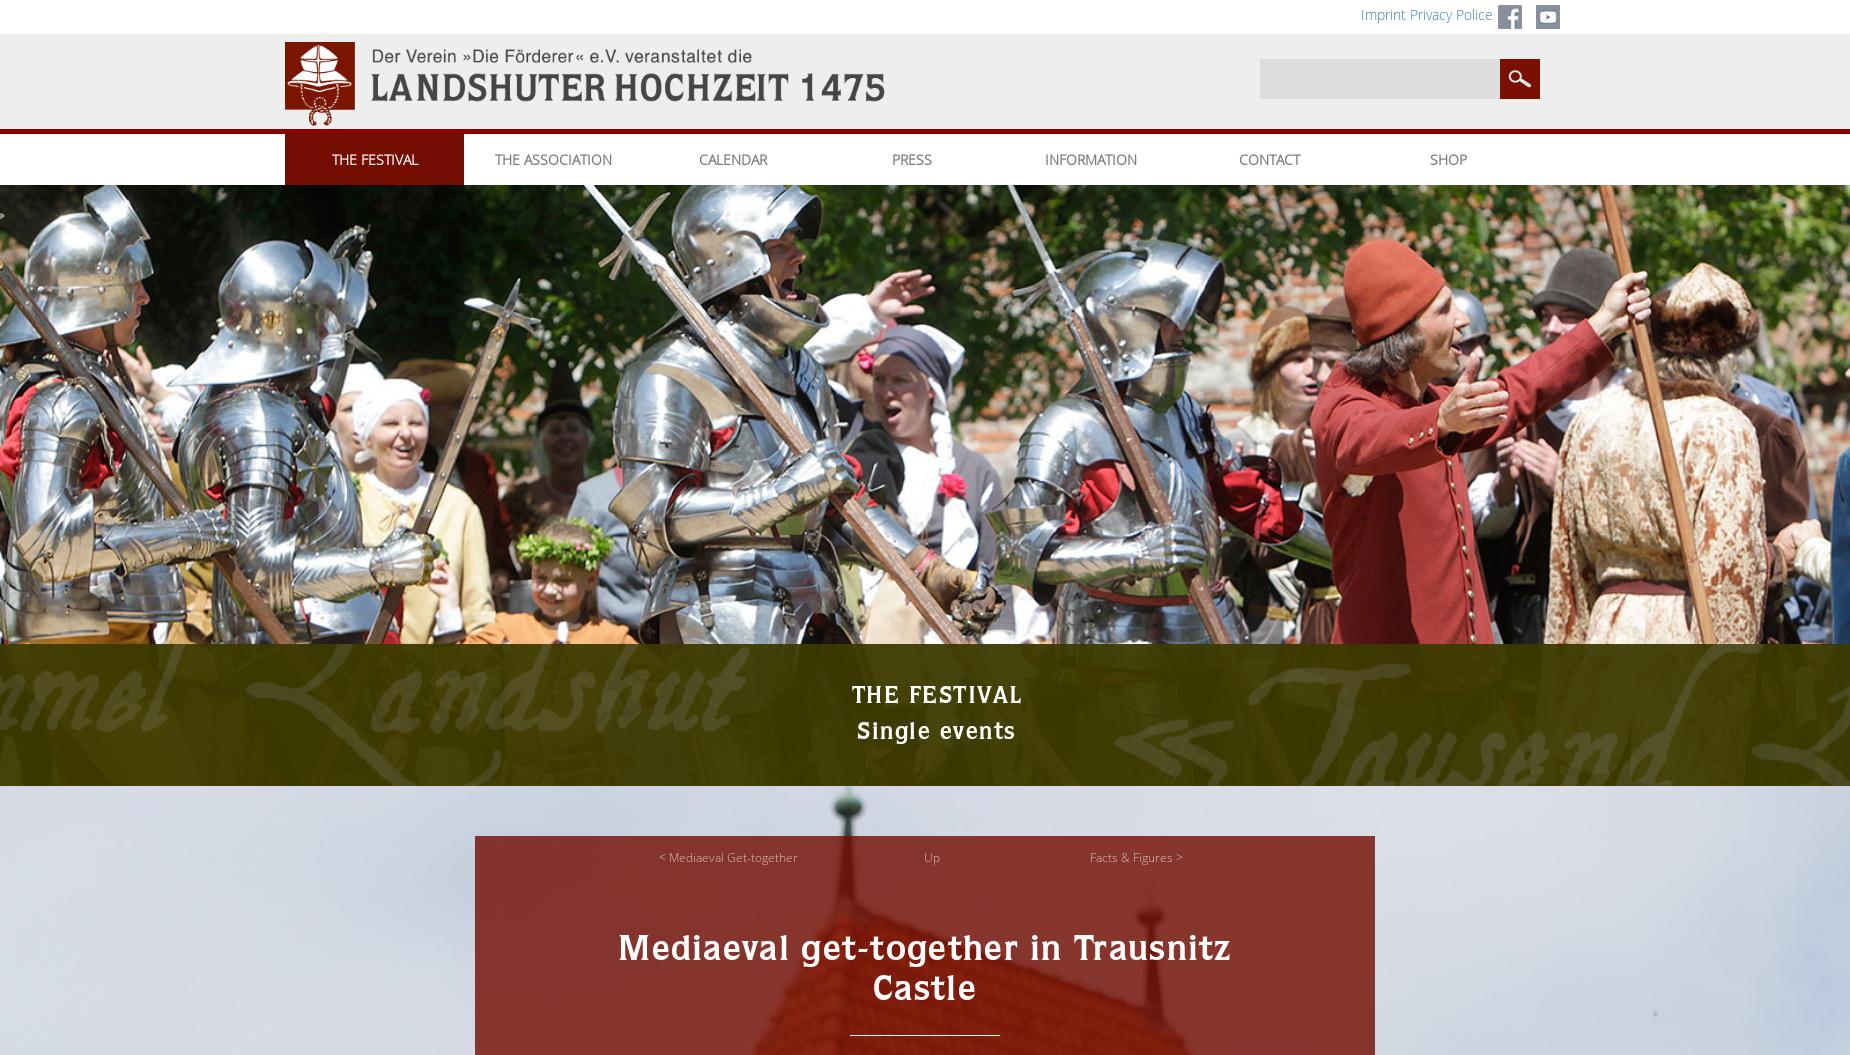 This screenshot has height=1055, width=1850. What do you see at coordinates (935, 733) in the screenshot?
I see `'Single events'` at bounding box center [935, 733].